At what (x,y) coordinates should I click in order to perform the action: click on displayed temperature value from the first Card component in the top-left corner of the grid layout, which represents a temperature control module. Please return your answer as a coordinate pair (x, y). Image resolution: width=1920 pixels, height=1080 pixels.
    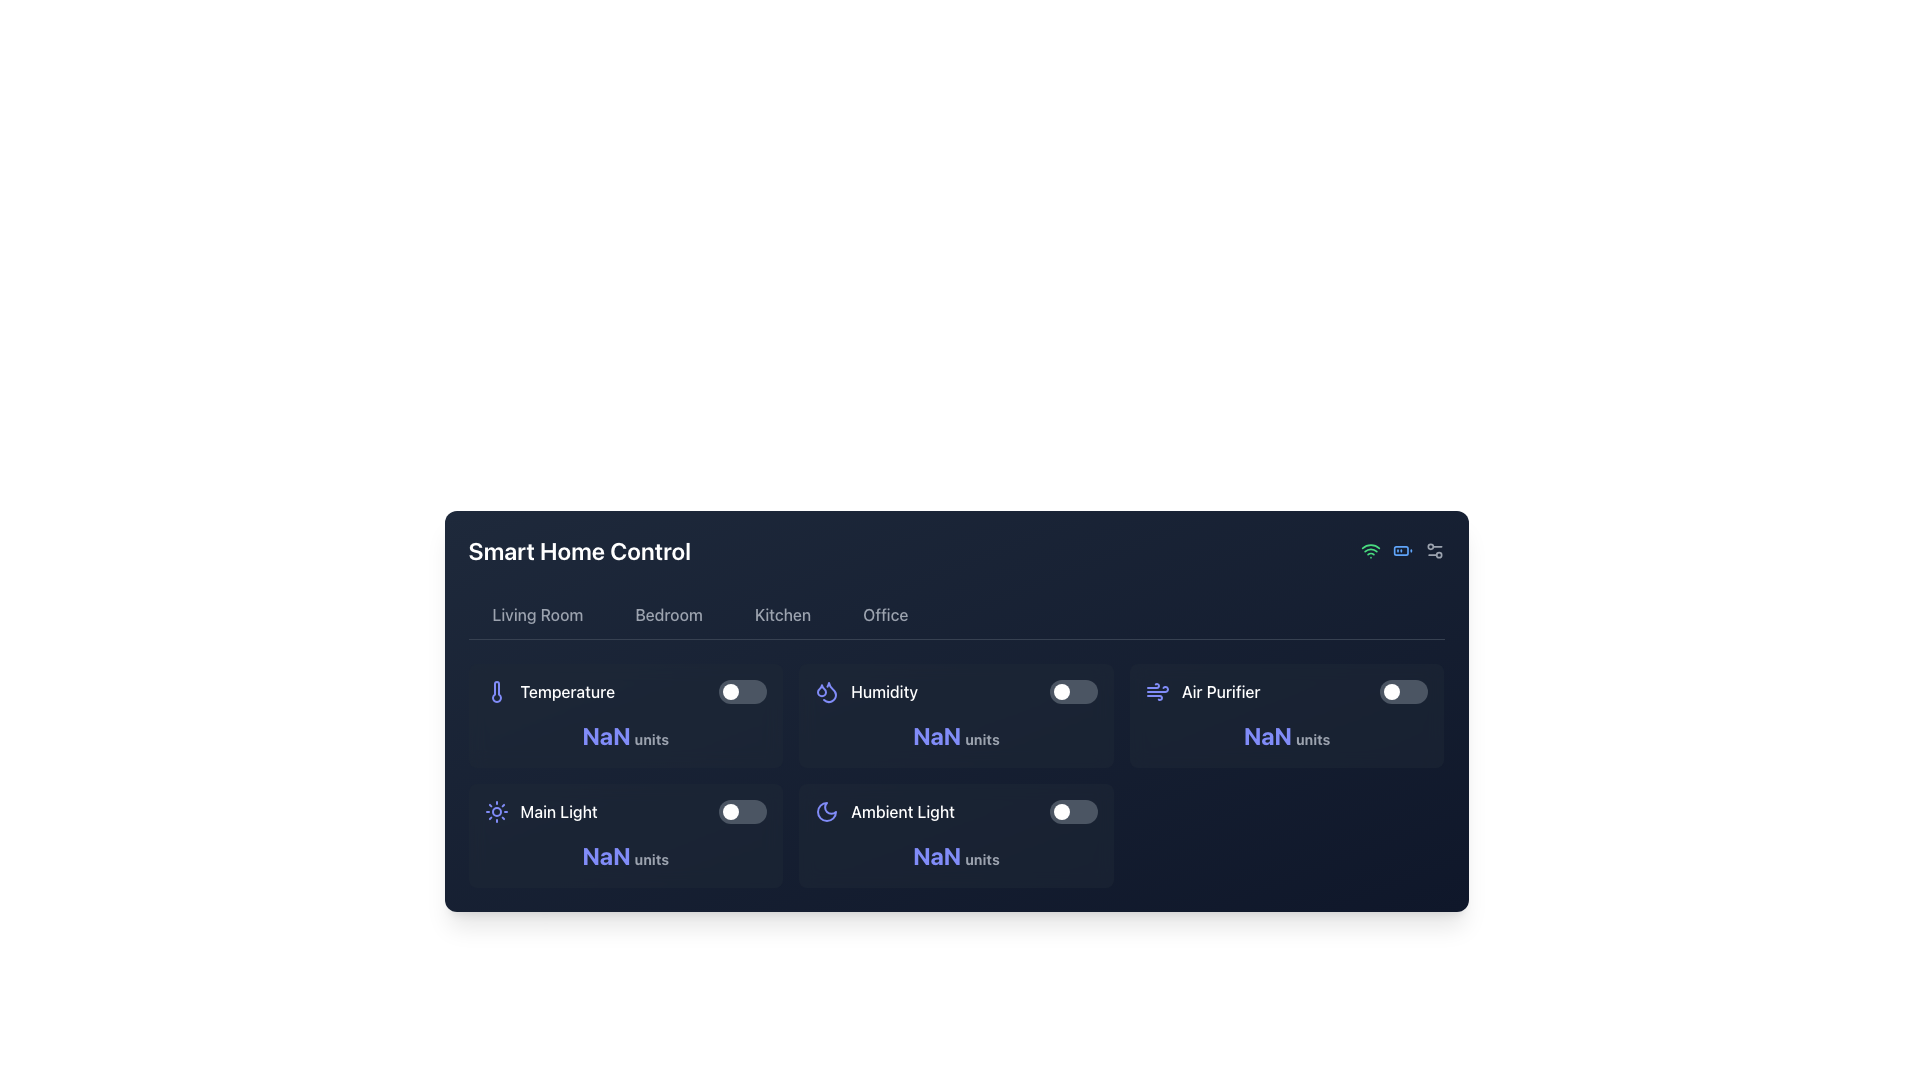
    Looking at the image, I should click on (624, 715).